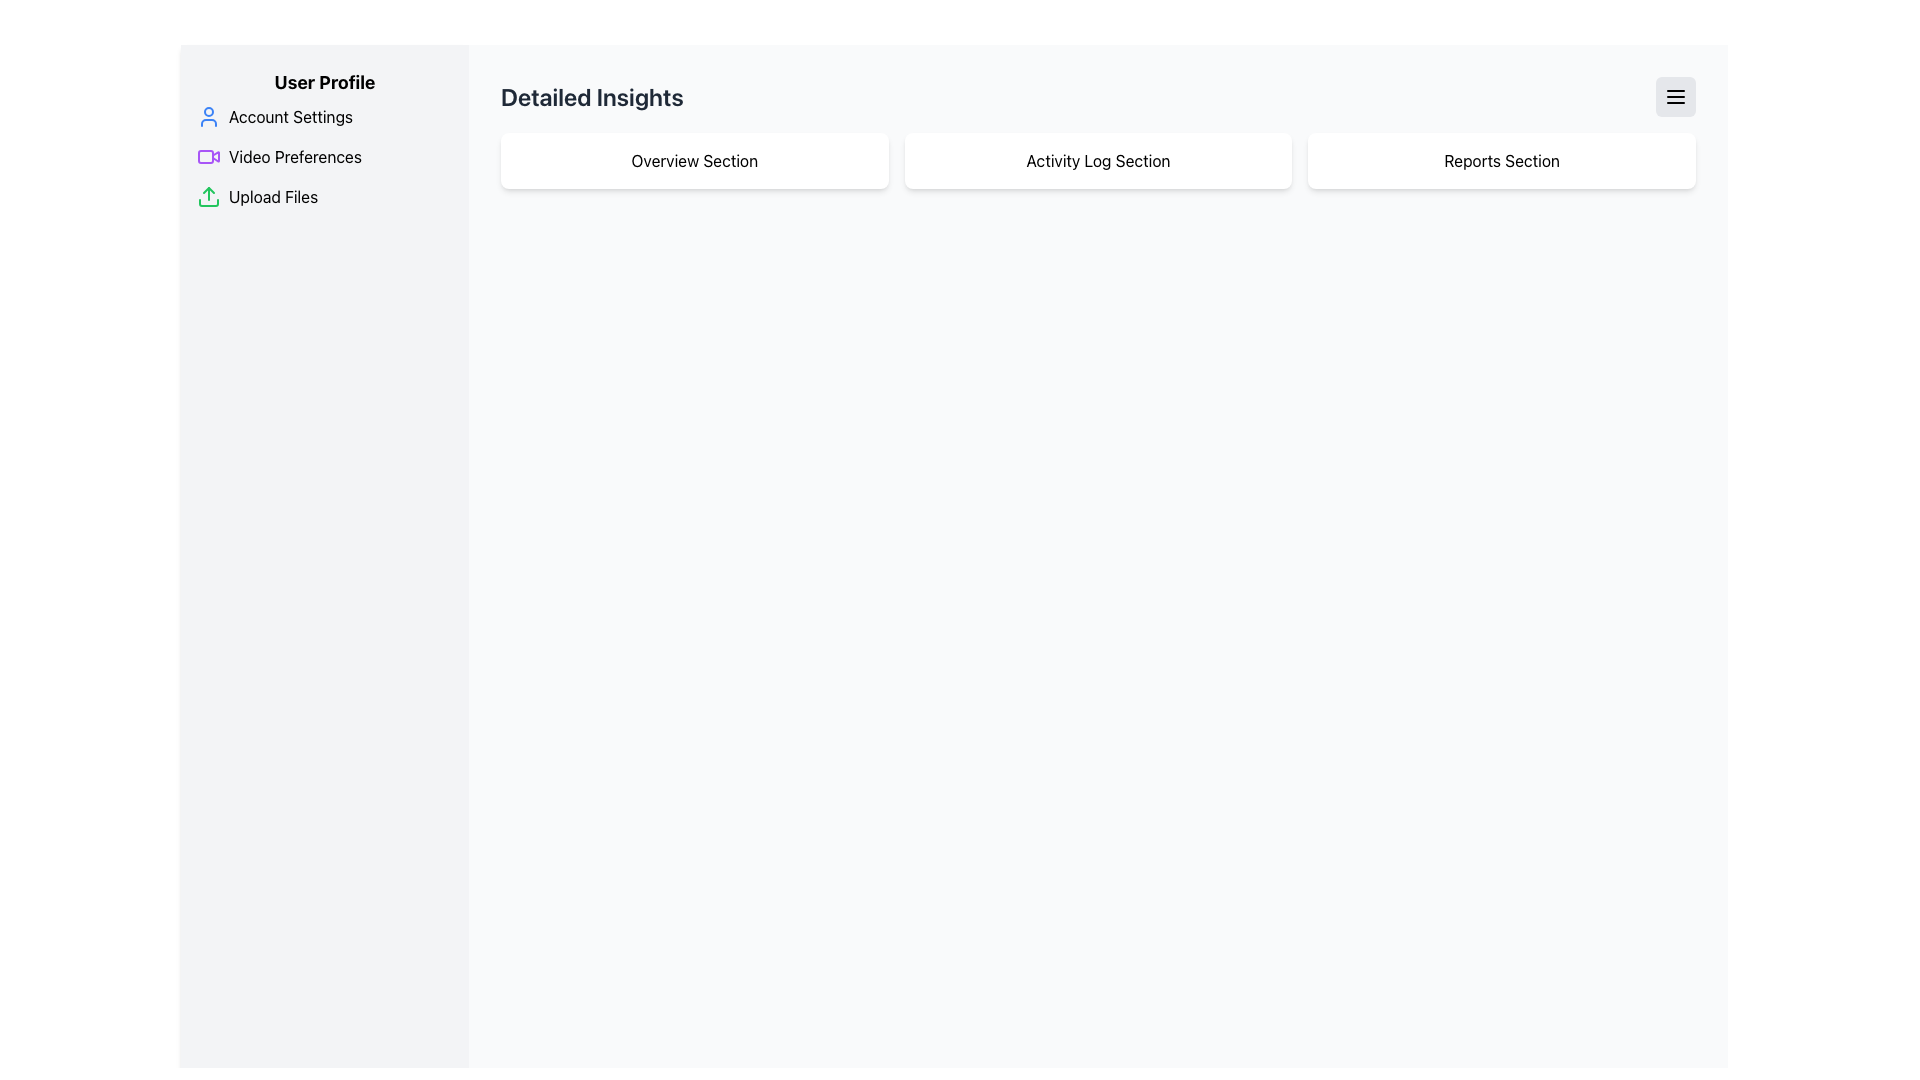 The image size is (1920, 1080). I want to click on the rectangular button with rounded corners and a gray background containing a black menu icon, located in the top-right corner of the 'Detailed Insights' section, so click(1675, 96).